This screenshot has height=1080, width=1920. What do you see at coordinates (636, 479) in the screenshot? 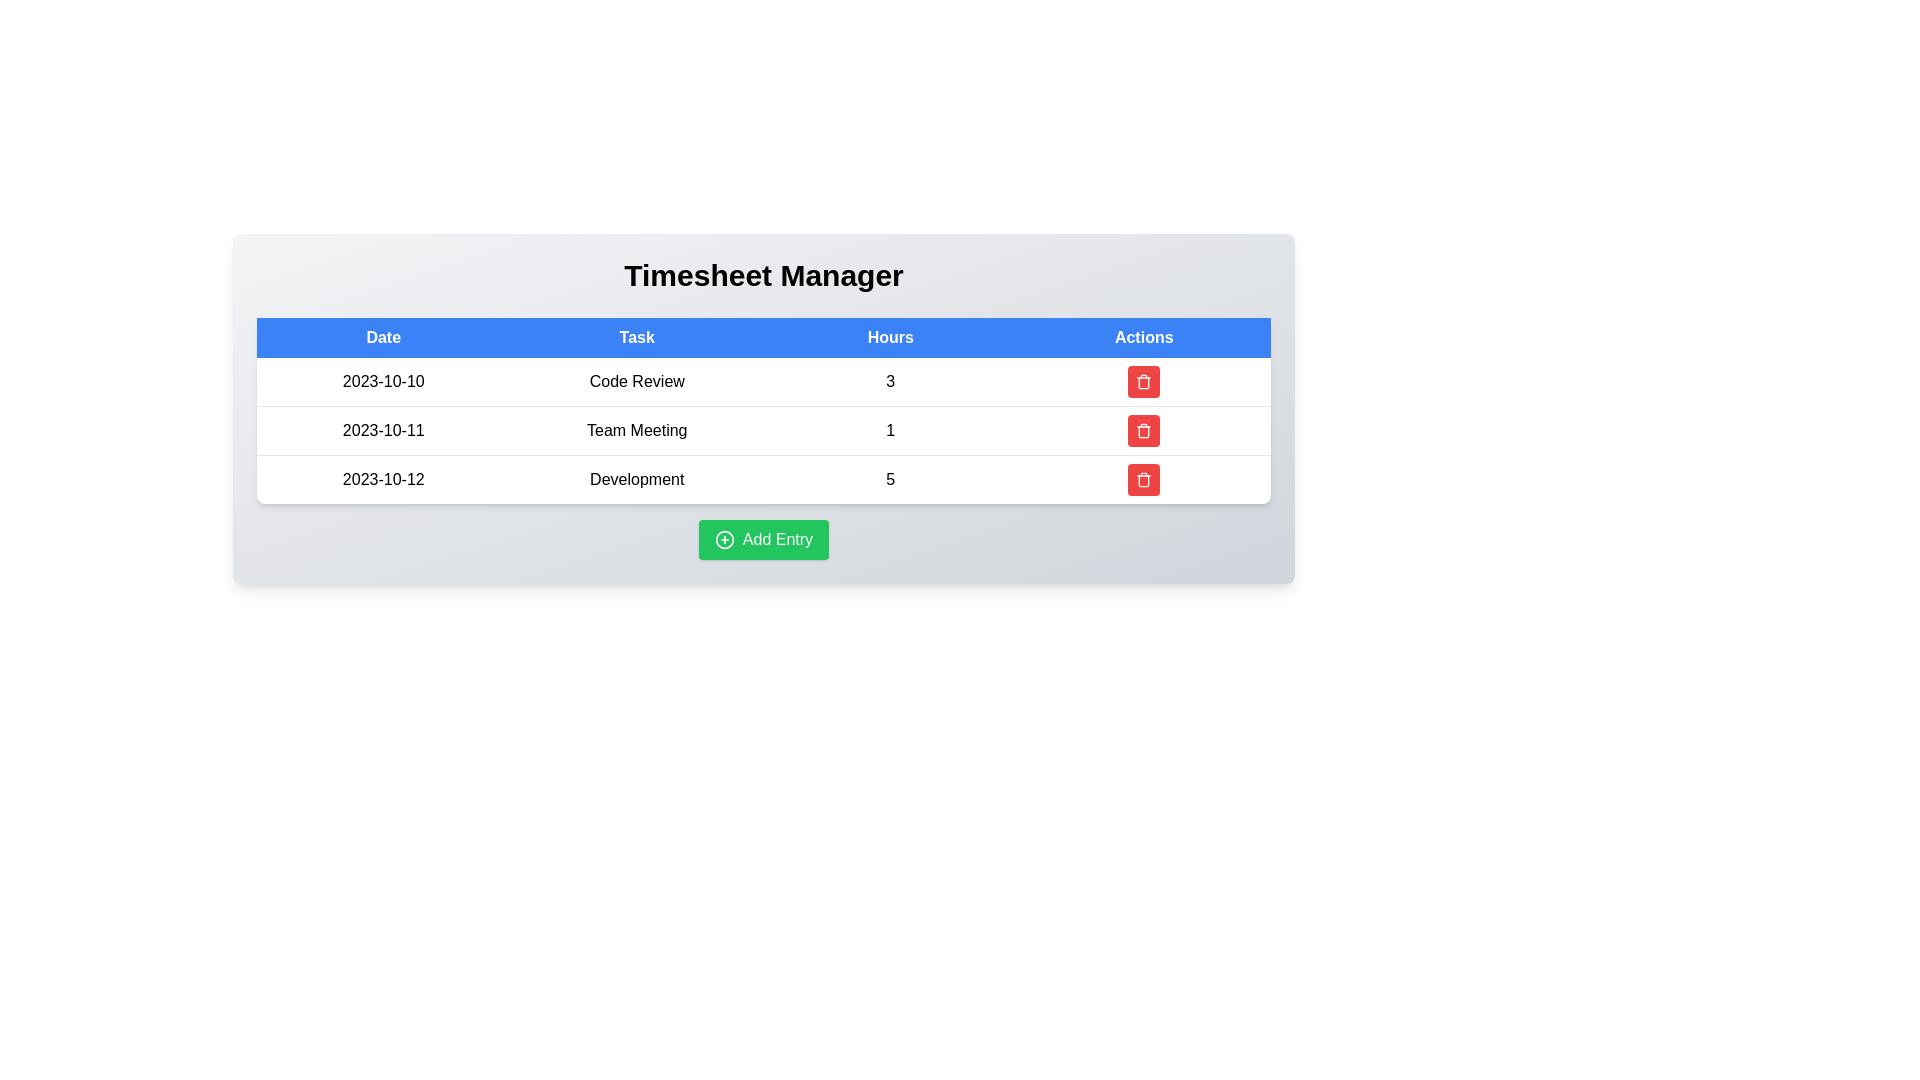
I see `the table cell in the third row of the timesheet table under the 'Task' column that displays the activity 'Development'` at bounding box center [636, 479].